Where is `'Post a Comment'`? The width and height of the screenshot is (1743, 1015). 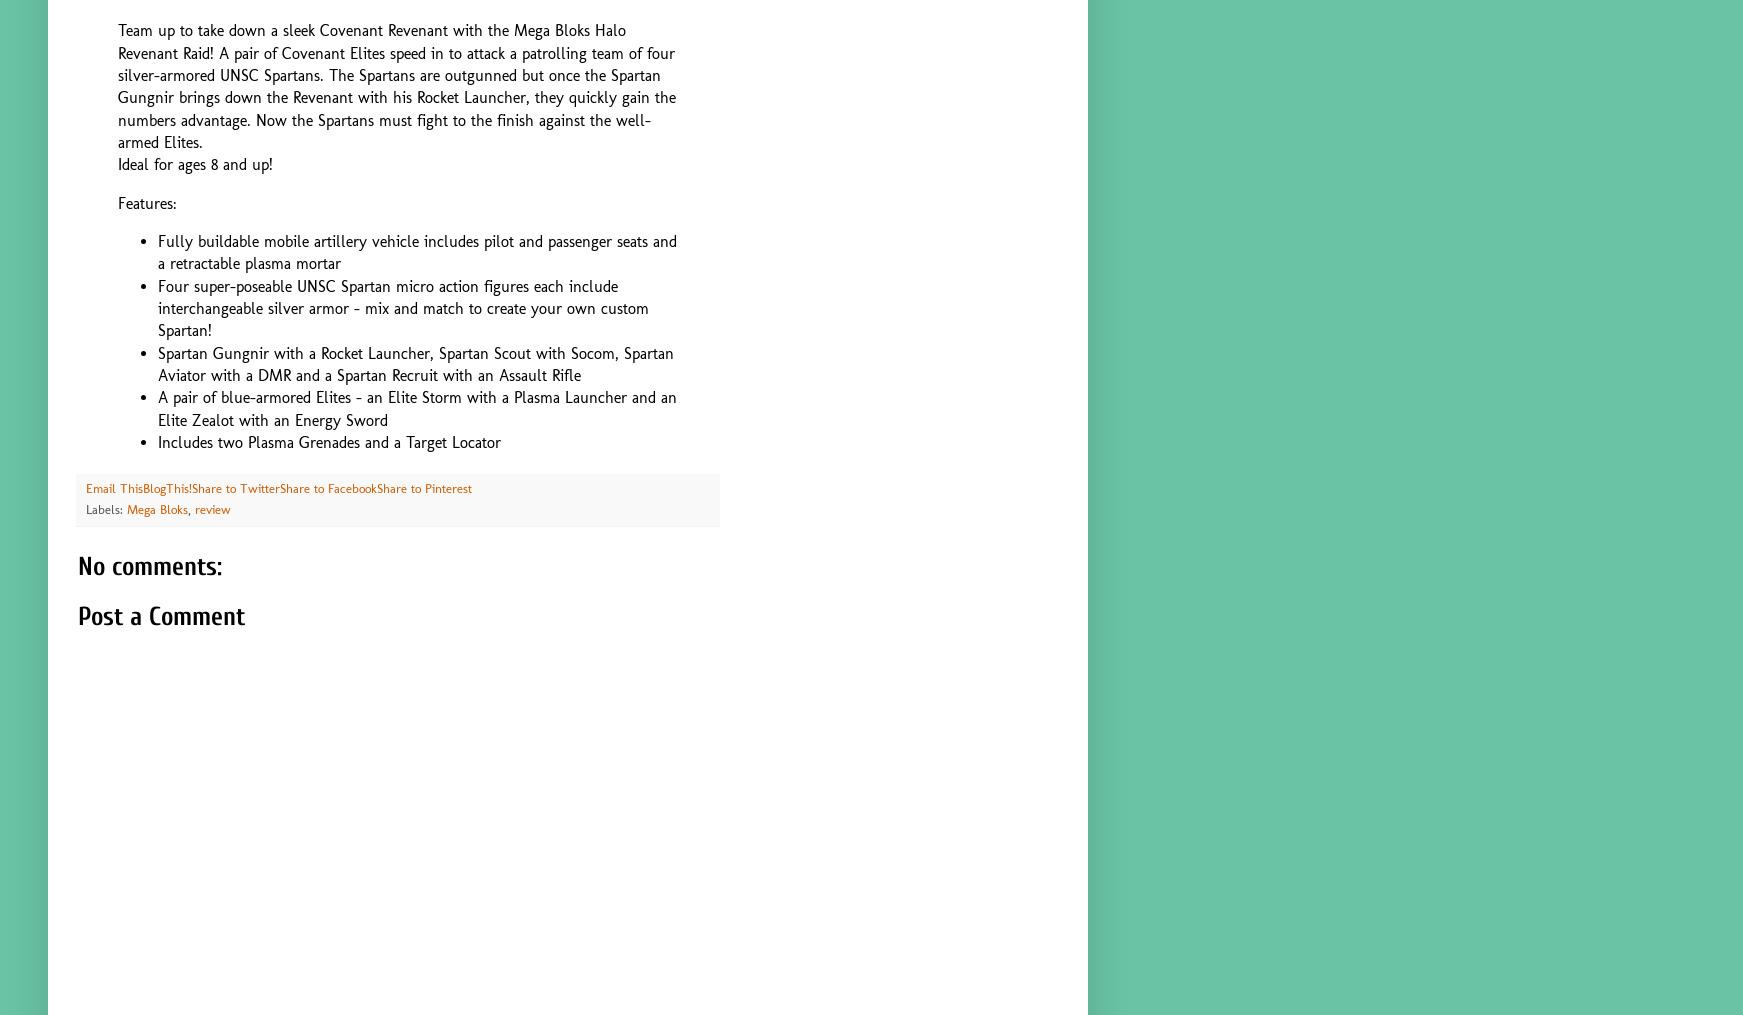
'Post a Comment' is located at coordinates (161, 615).